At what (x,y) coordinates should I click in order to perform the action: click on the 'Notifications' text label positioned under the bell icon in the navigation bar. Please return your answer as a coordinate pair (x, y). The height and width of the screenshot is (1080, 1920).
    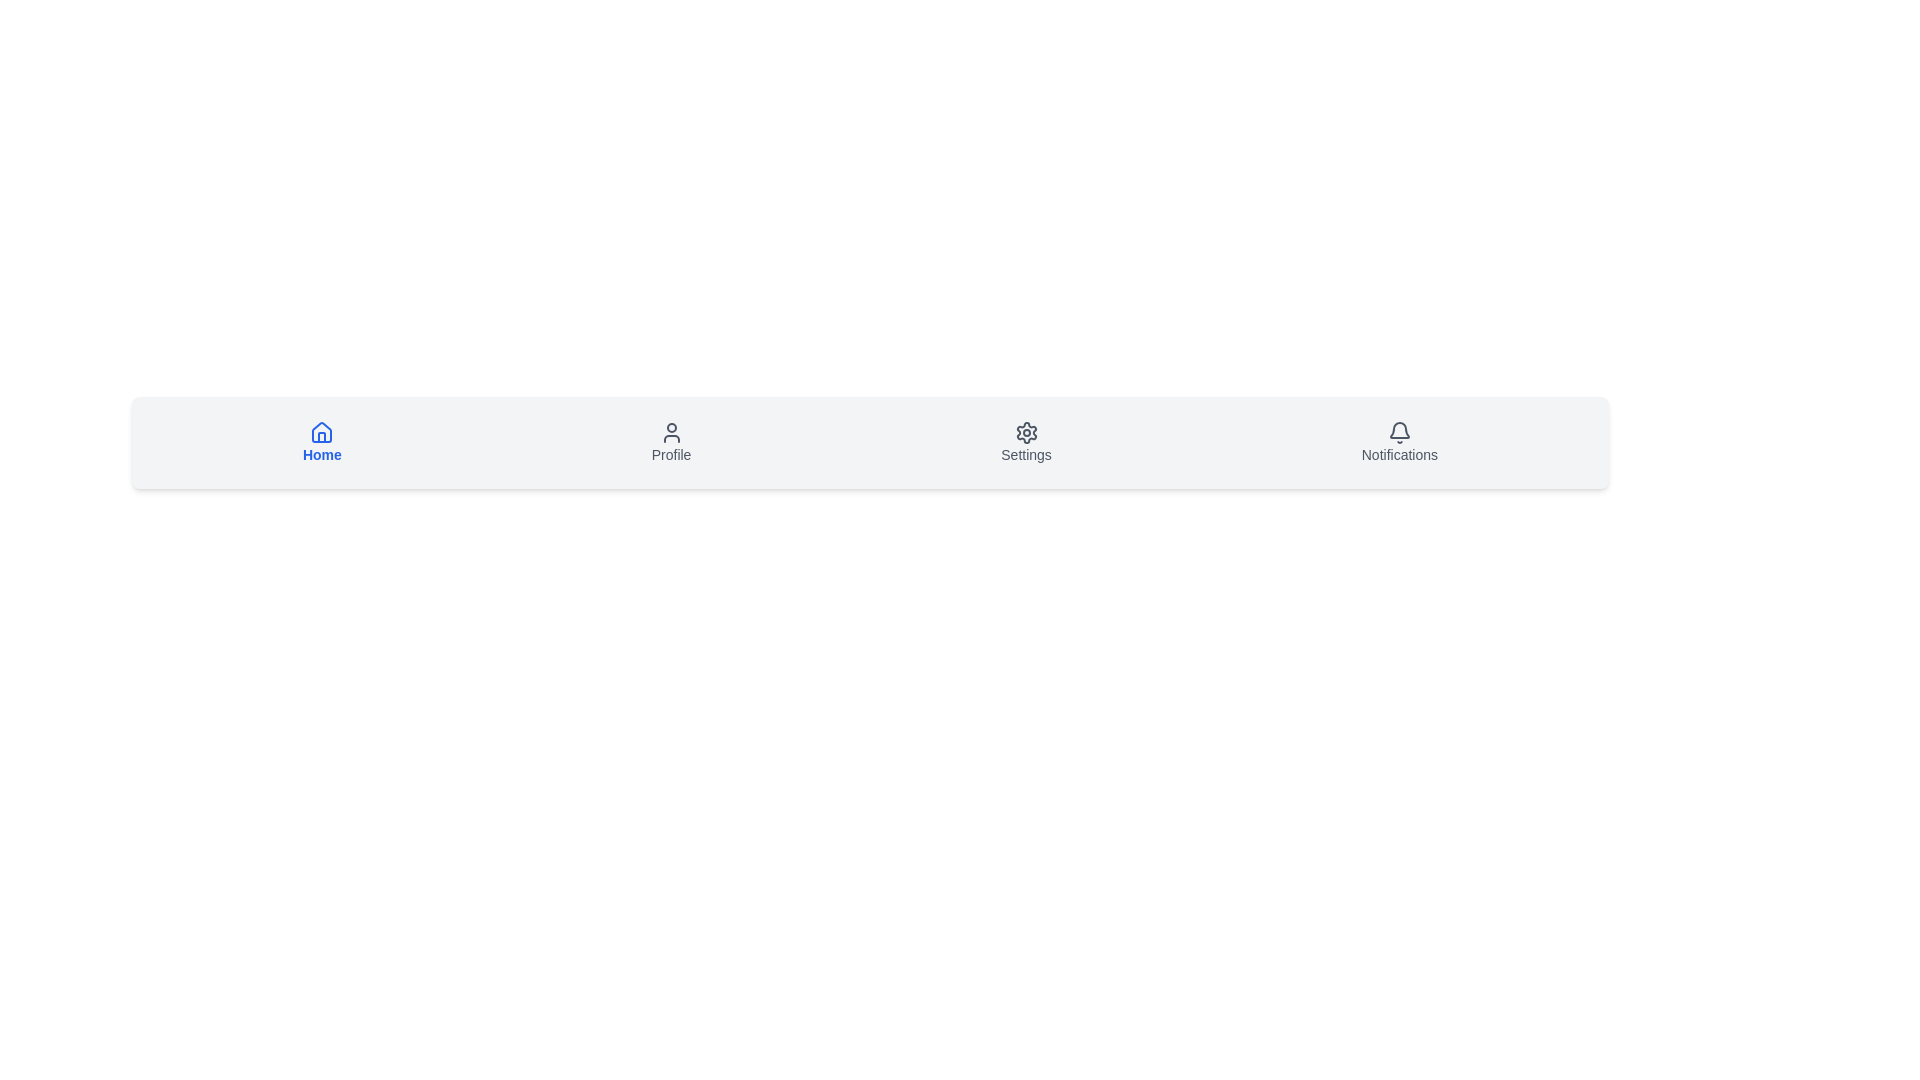
    Looking at the image, I should click on (1398, 455).